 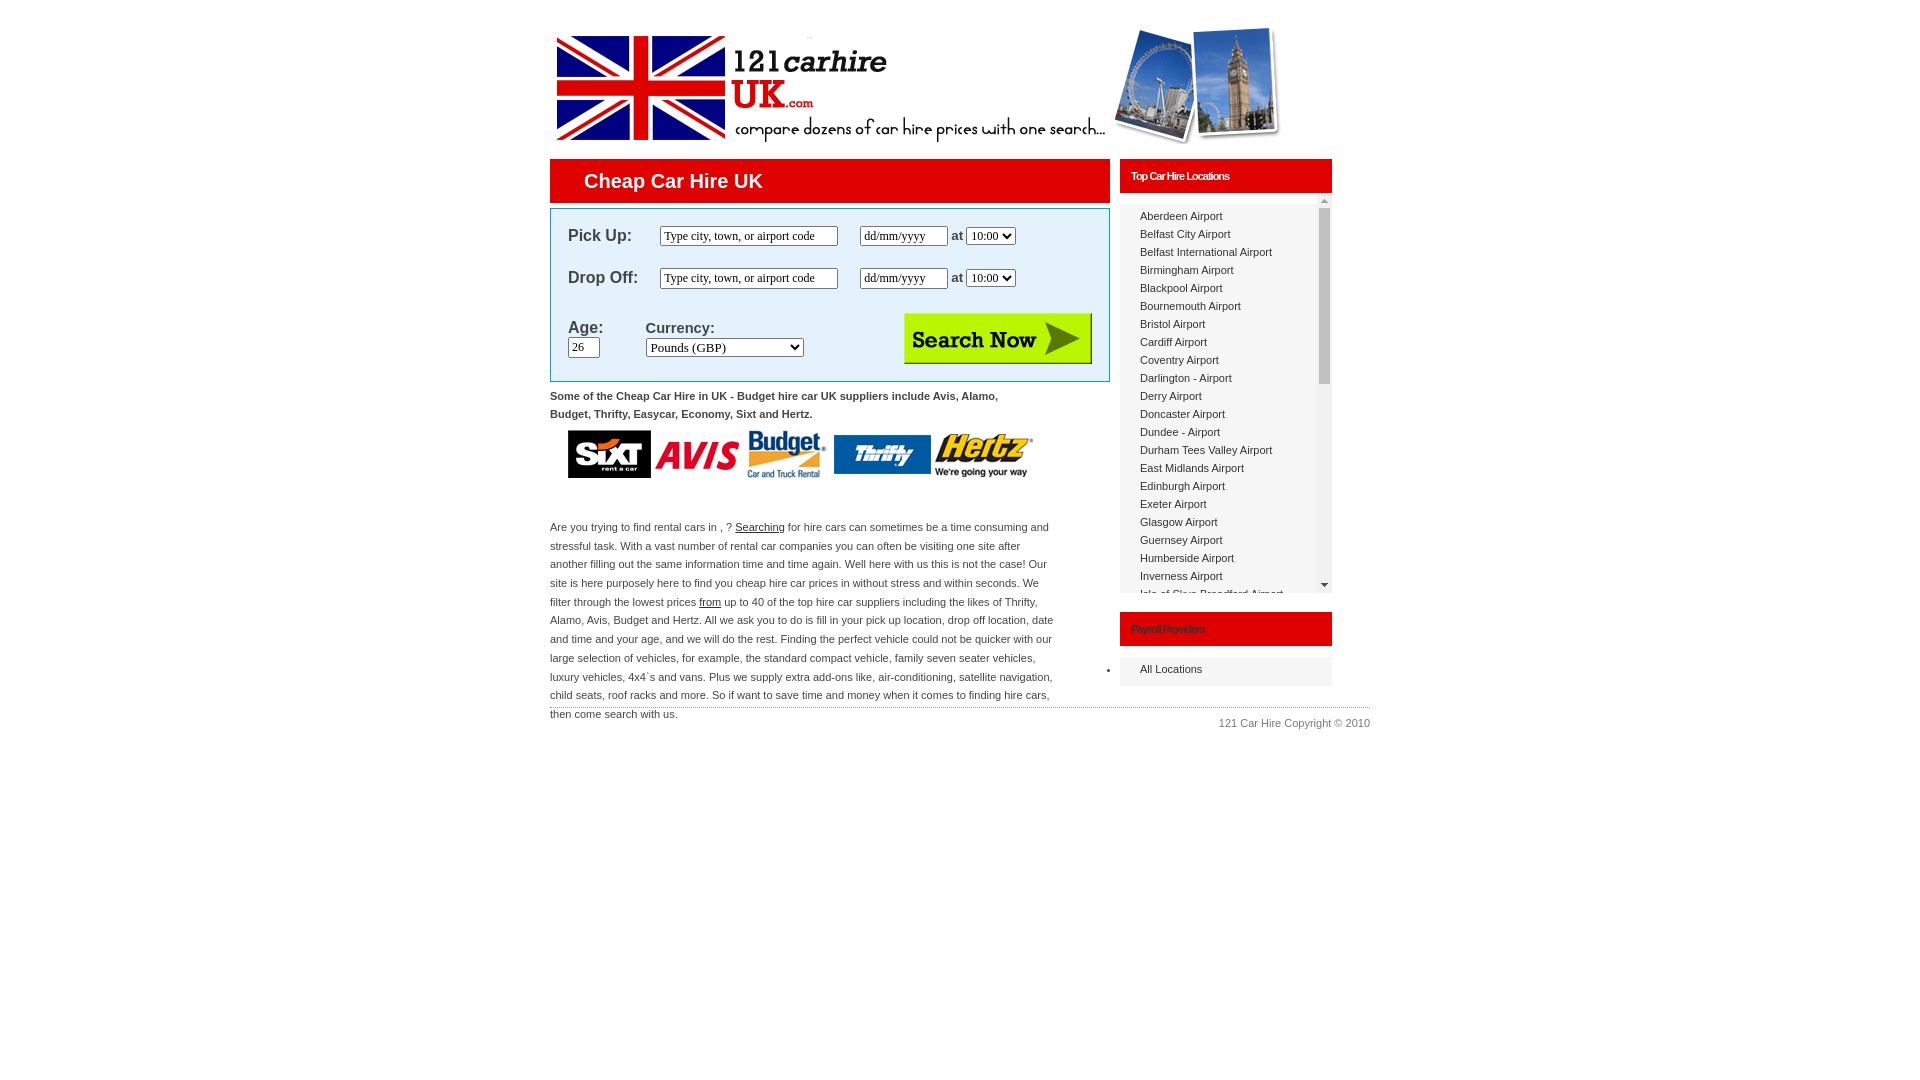 What do you see at coordinates (1180, 863) in the screenshot?
I see `'Newquay Airport'` at bounding box center [1180, 863].